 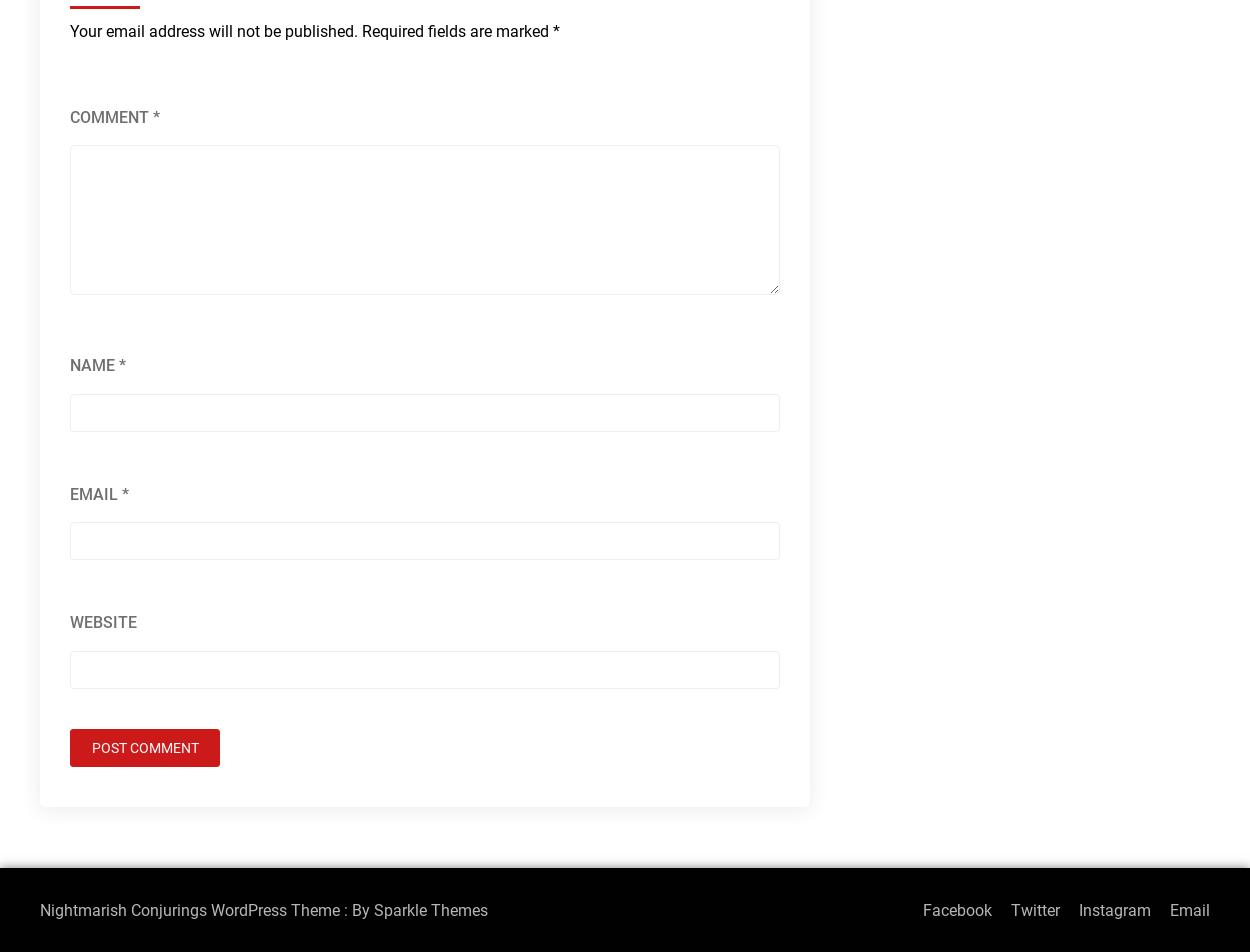 What do you see at coordinates (1035, 909) in the screenshot?
I see `'Twitter'` at bounding box center [1035, 909].